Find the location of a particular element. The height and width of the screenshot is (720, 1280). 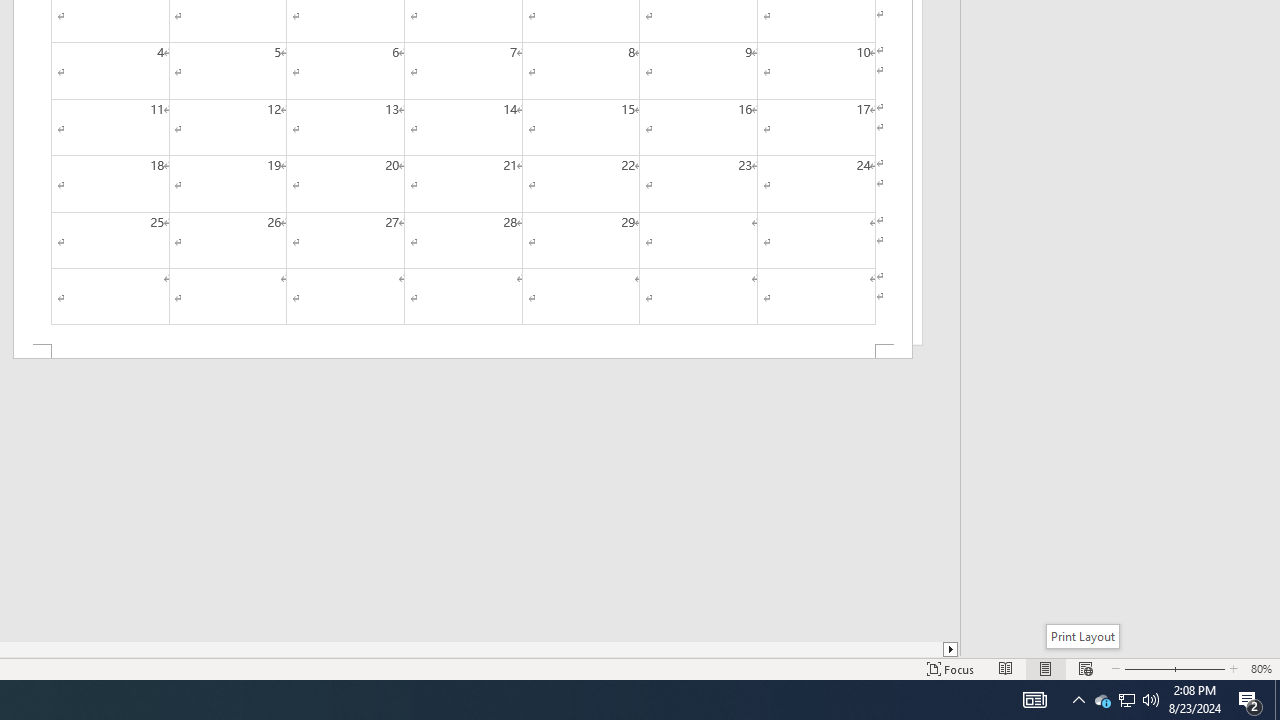

'Zoom In' is located at coordinates (1196, 669).